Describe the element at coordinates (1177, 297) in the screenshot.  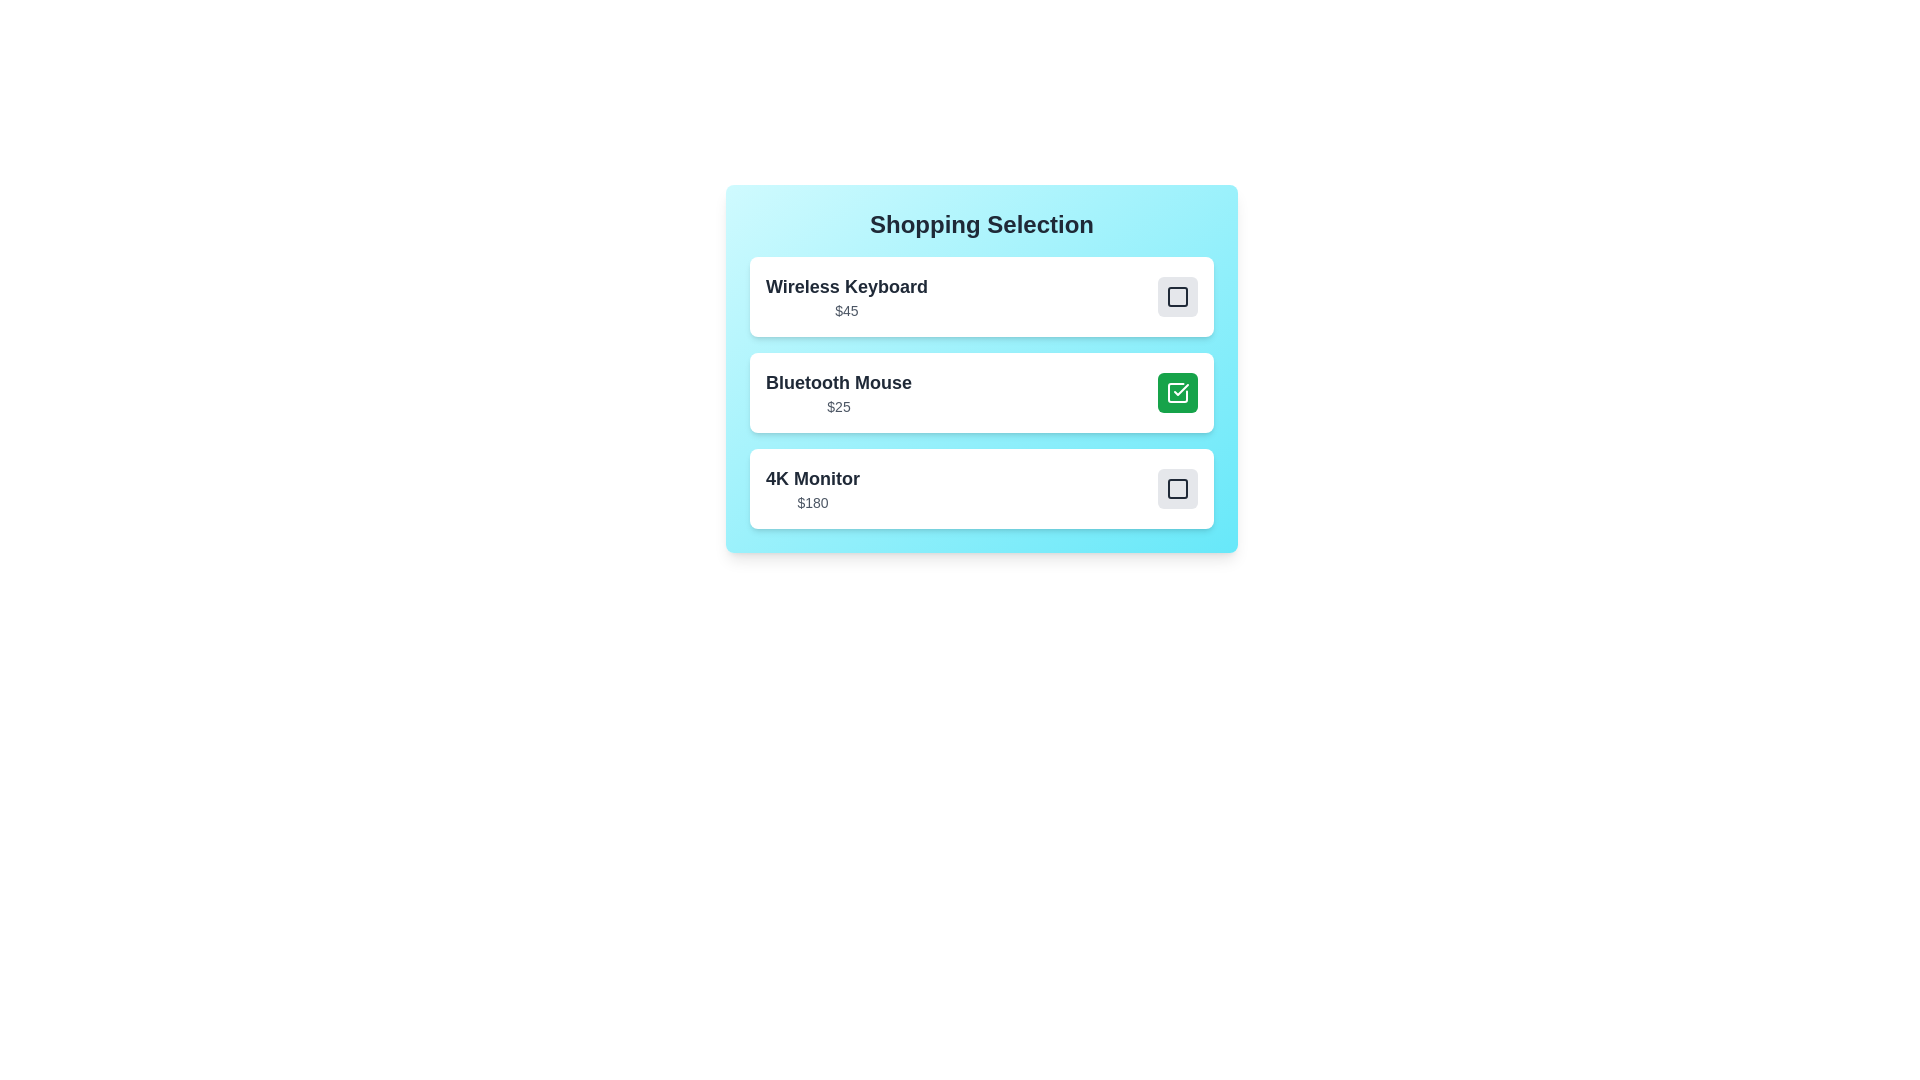
I see `the small square icon located at the rightmost end of the first row in the 'Shopping Selection' list for 'Wireless Keyboard'. This icon has rounded corners and is visually minimalist without any text or symbols` at that location.